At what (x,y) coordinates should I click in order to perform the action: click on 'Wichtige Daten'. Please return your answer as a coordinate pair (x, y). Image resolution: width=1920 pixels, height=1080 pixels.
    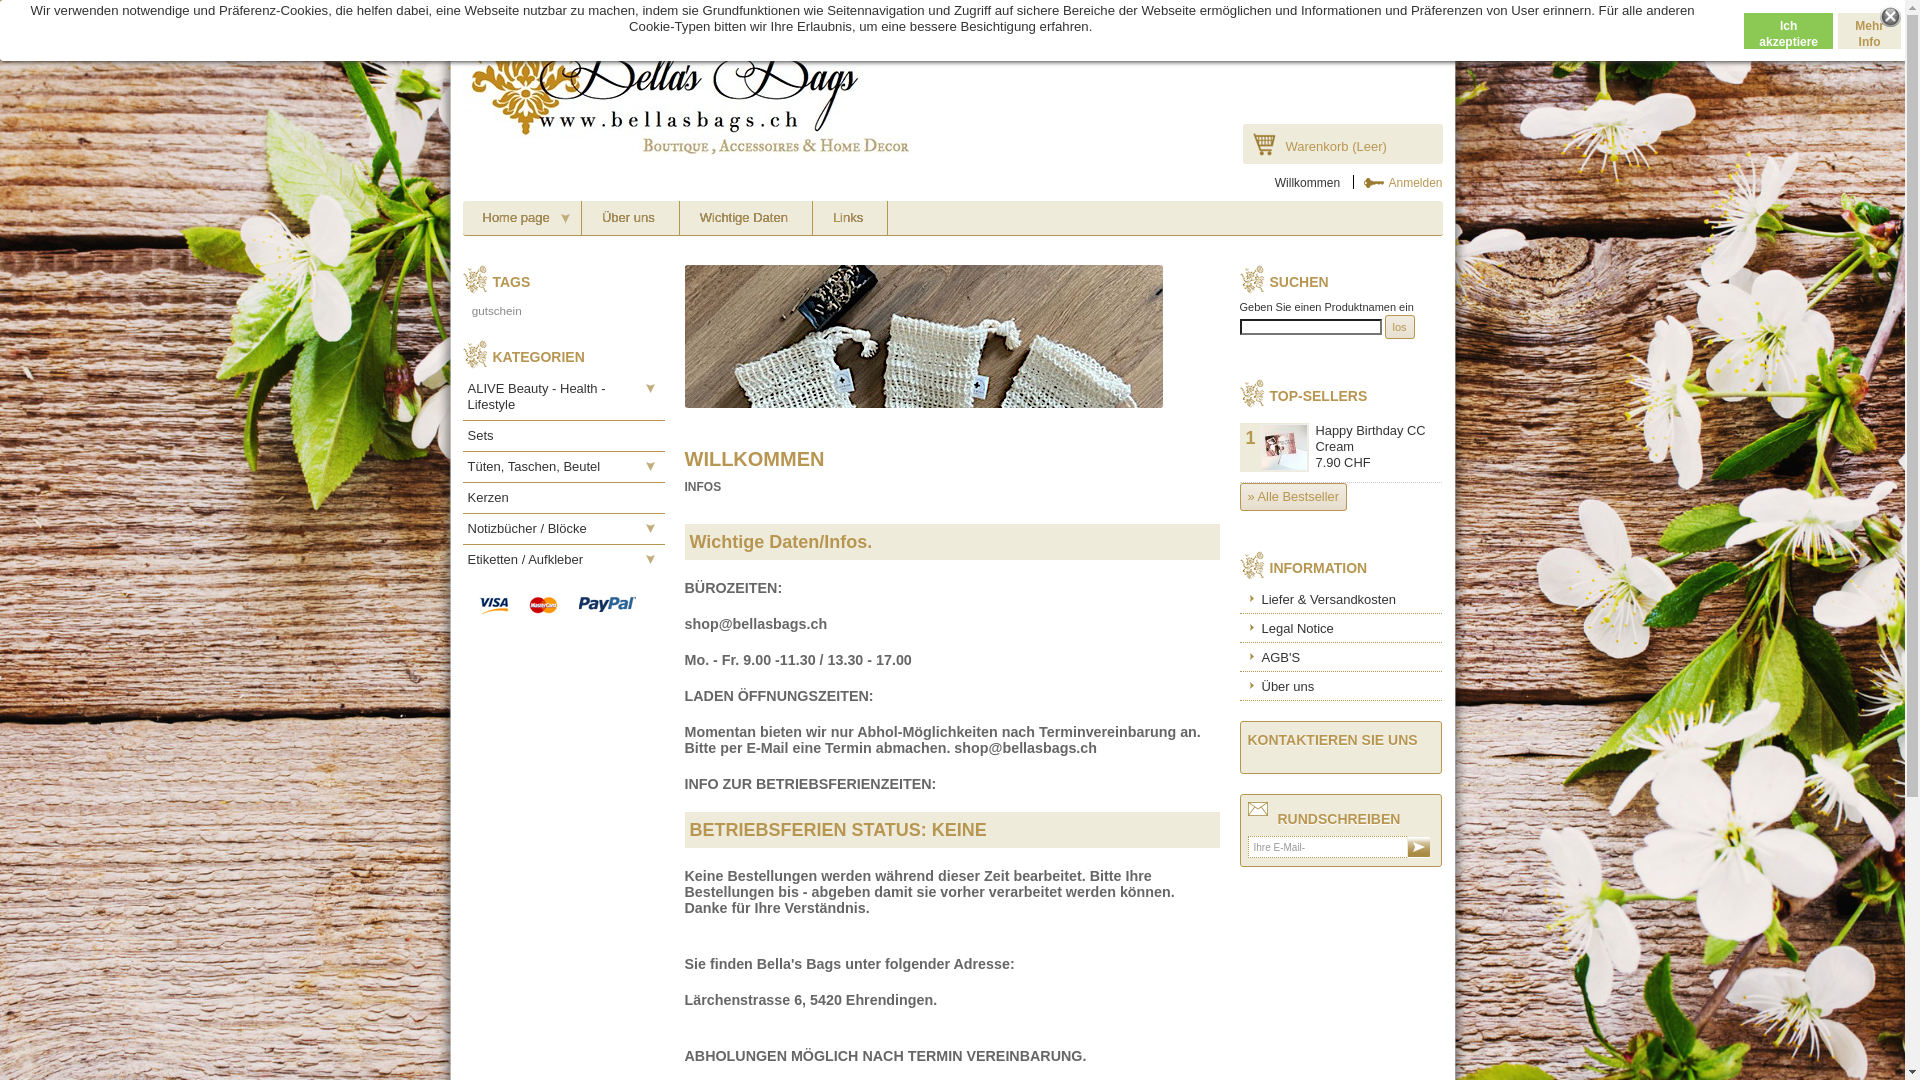
    Looking at the image, I should click on (743, 218).